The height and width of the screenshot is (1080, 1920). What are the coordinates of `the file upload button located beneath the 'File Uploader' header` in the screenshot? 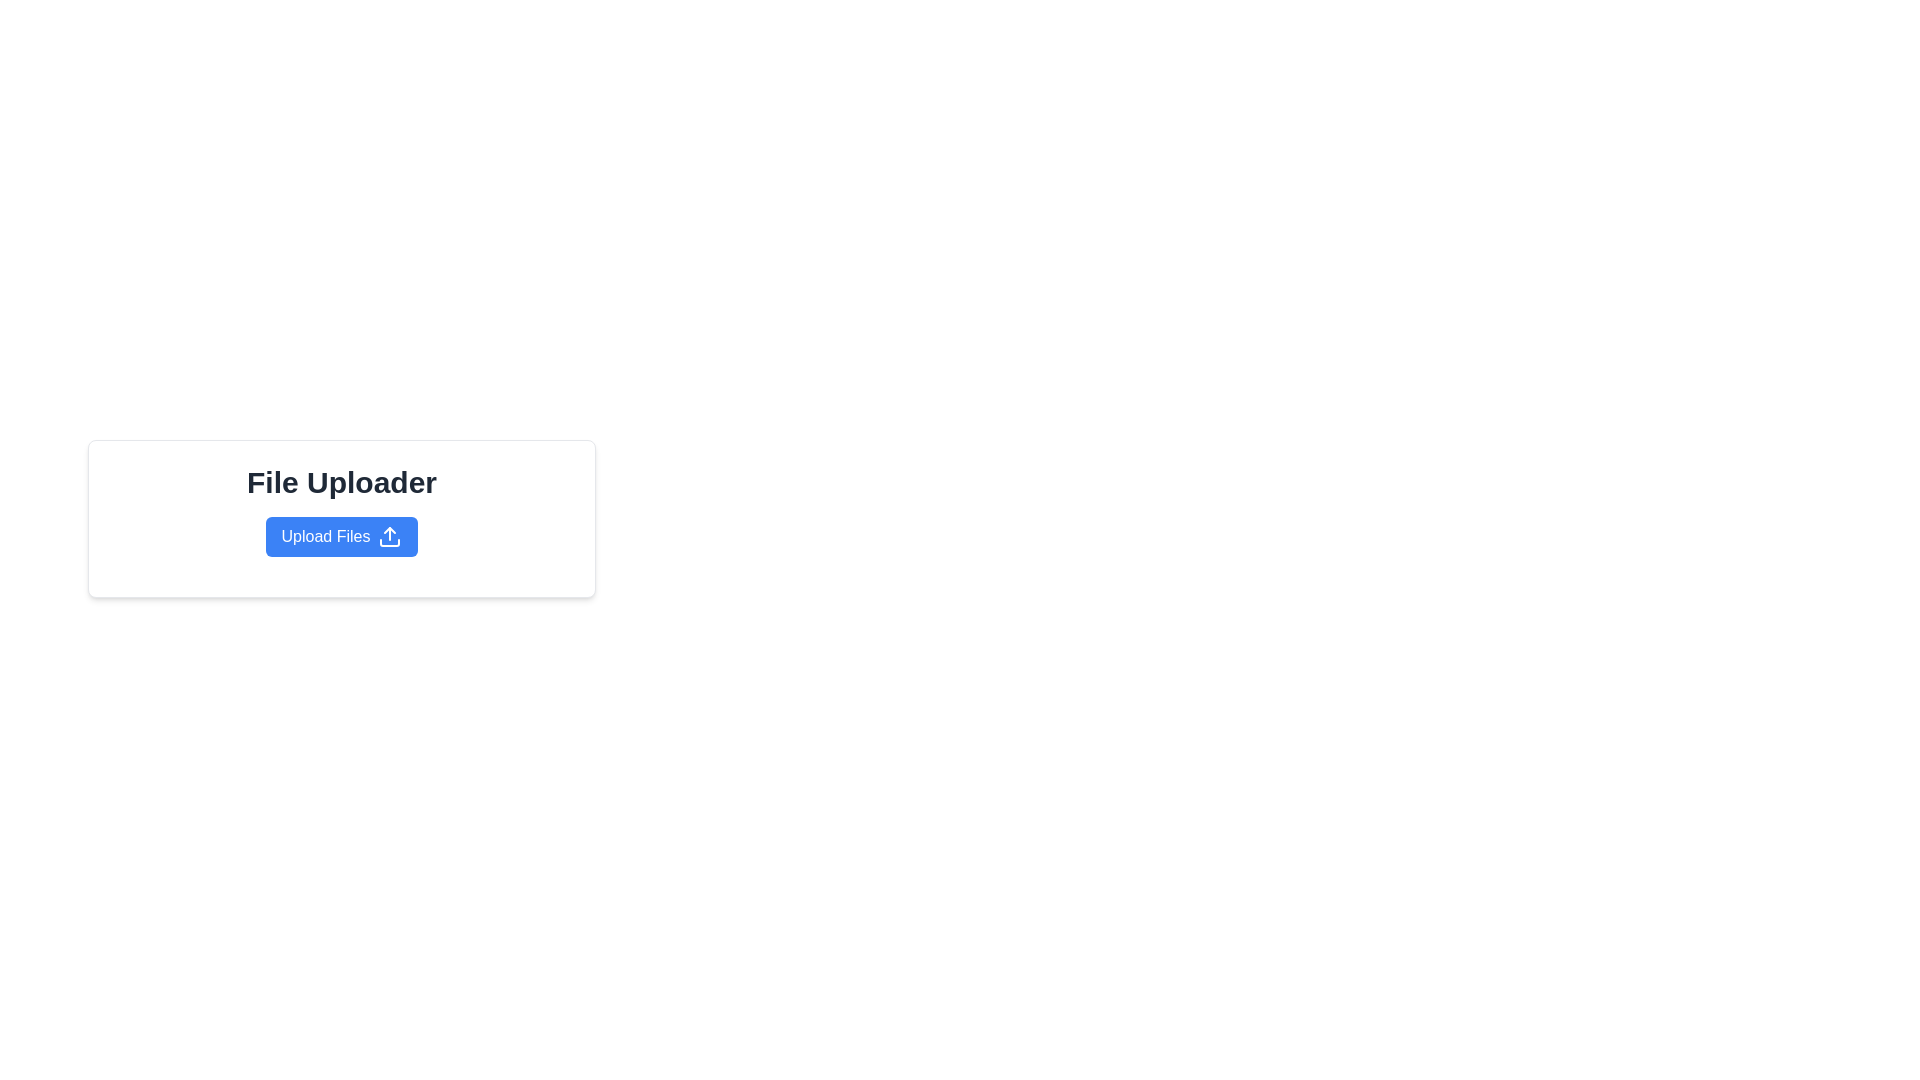 It's located at (341, 535).